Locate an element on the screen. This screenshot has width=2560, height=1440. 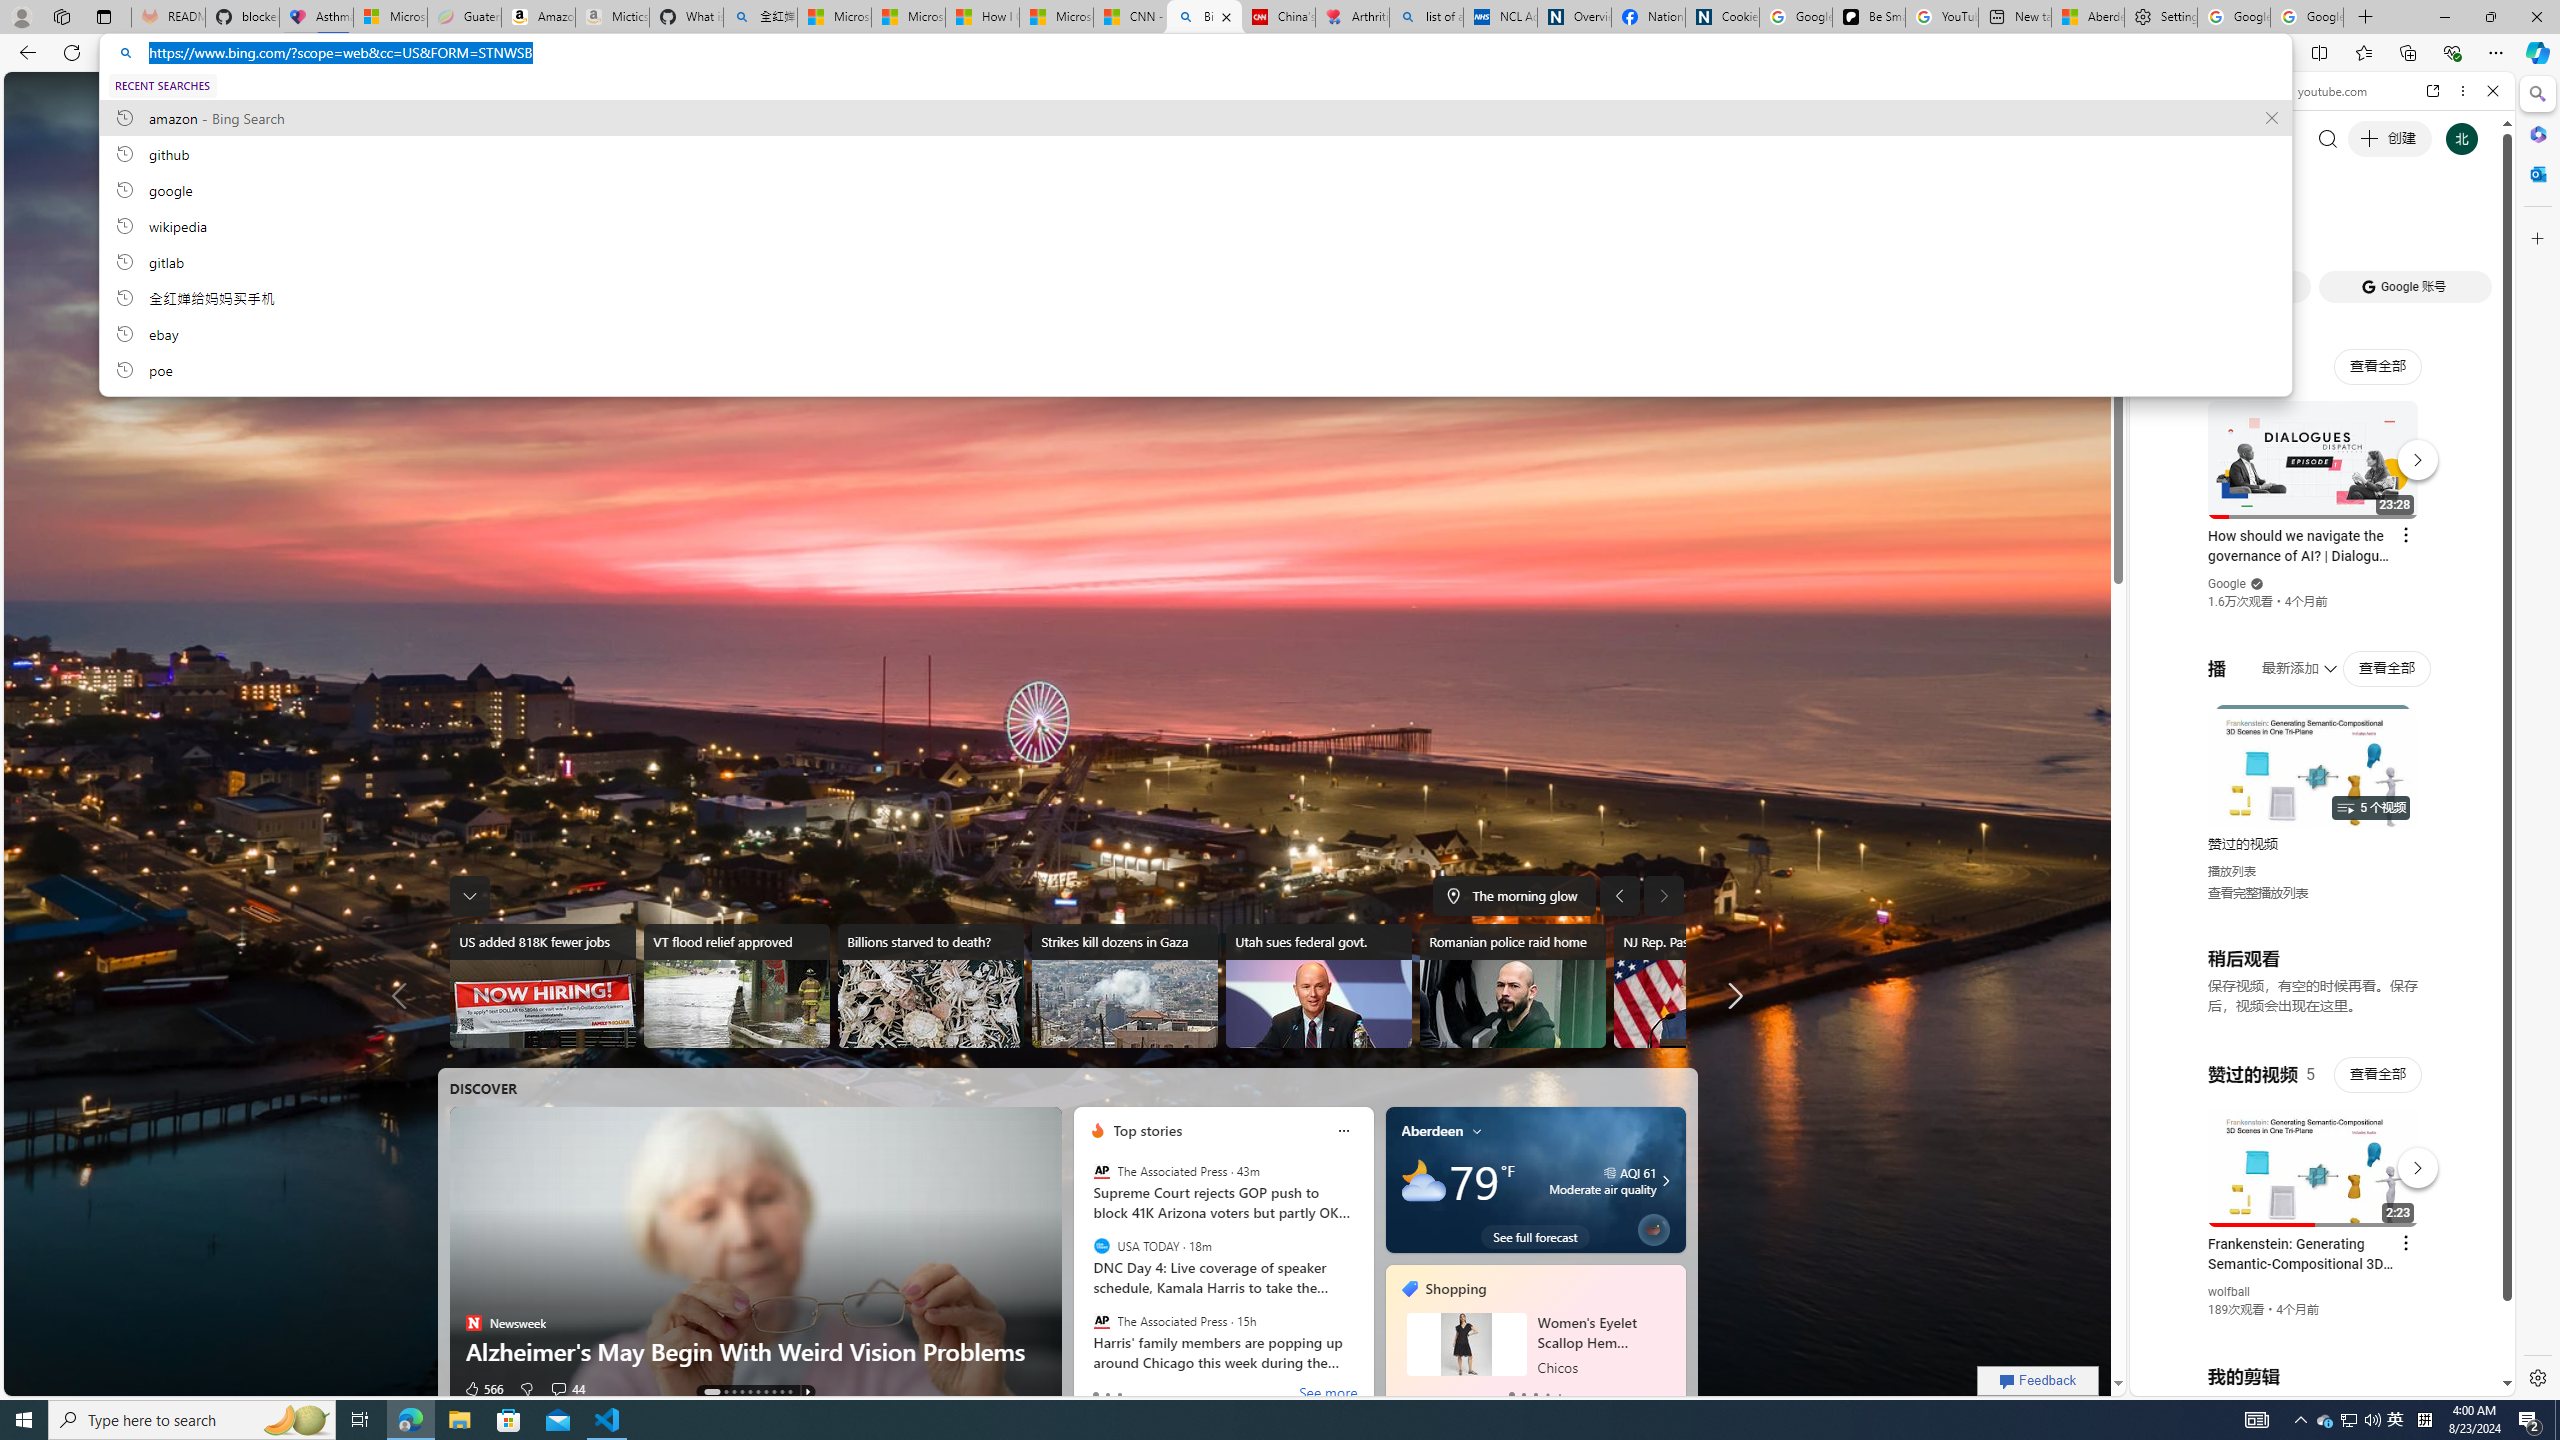
'Restore' is located at coordinates (2490, 16).